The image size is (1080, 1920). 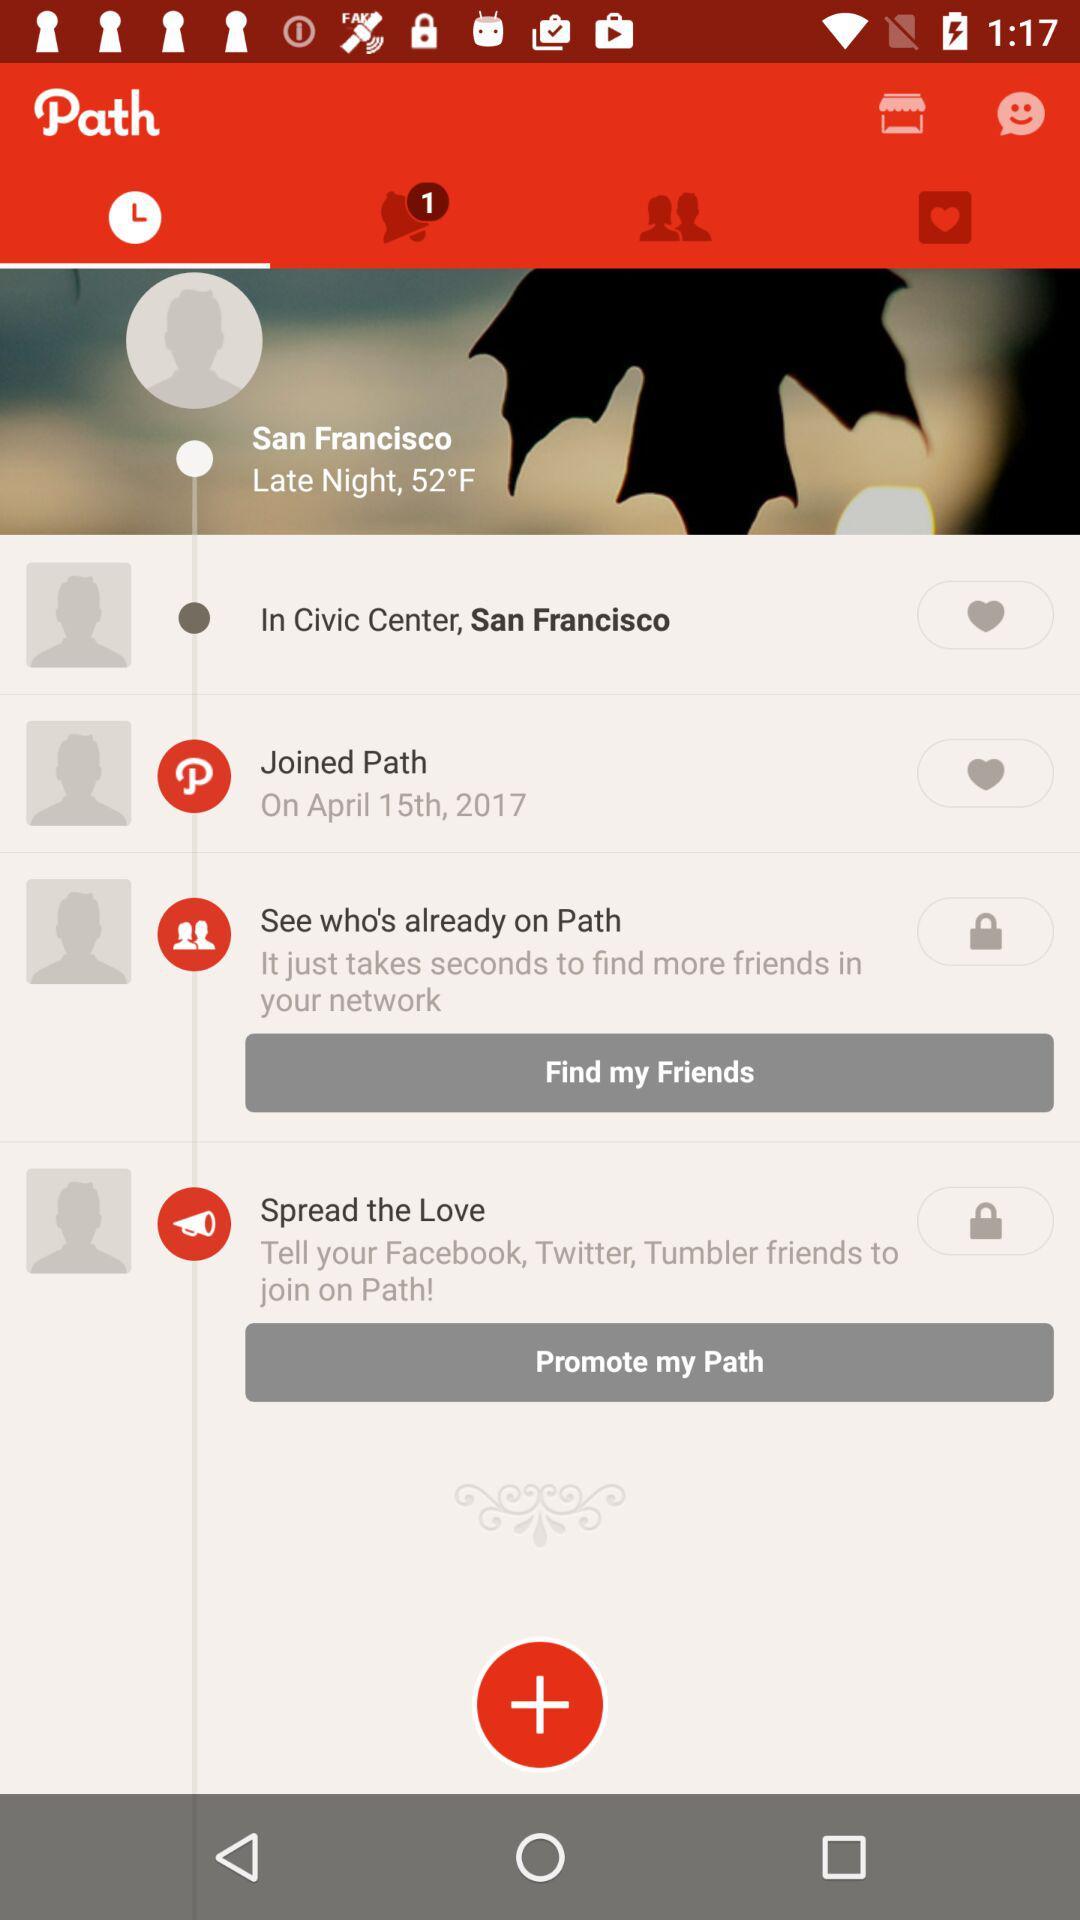 What do you see at coordinates (194, 617) in the screenshot?
I see `the button right to 4th image from bottom` at bounding box center [194, 617].